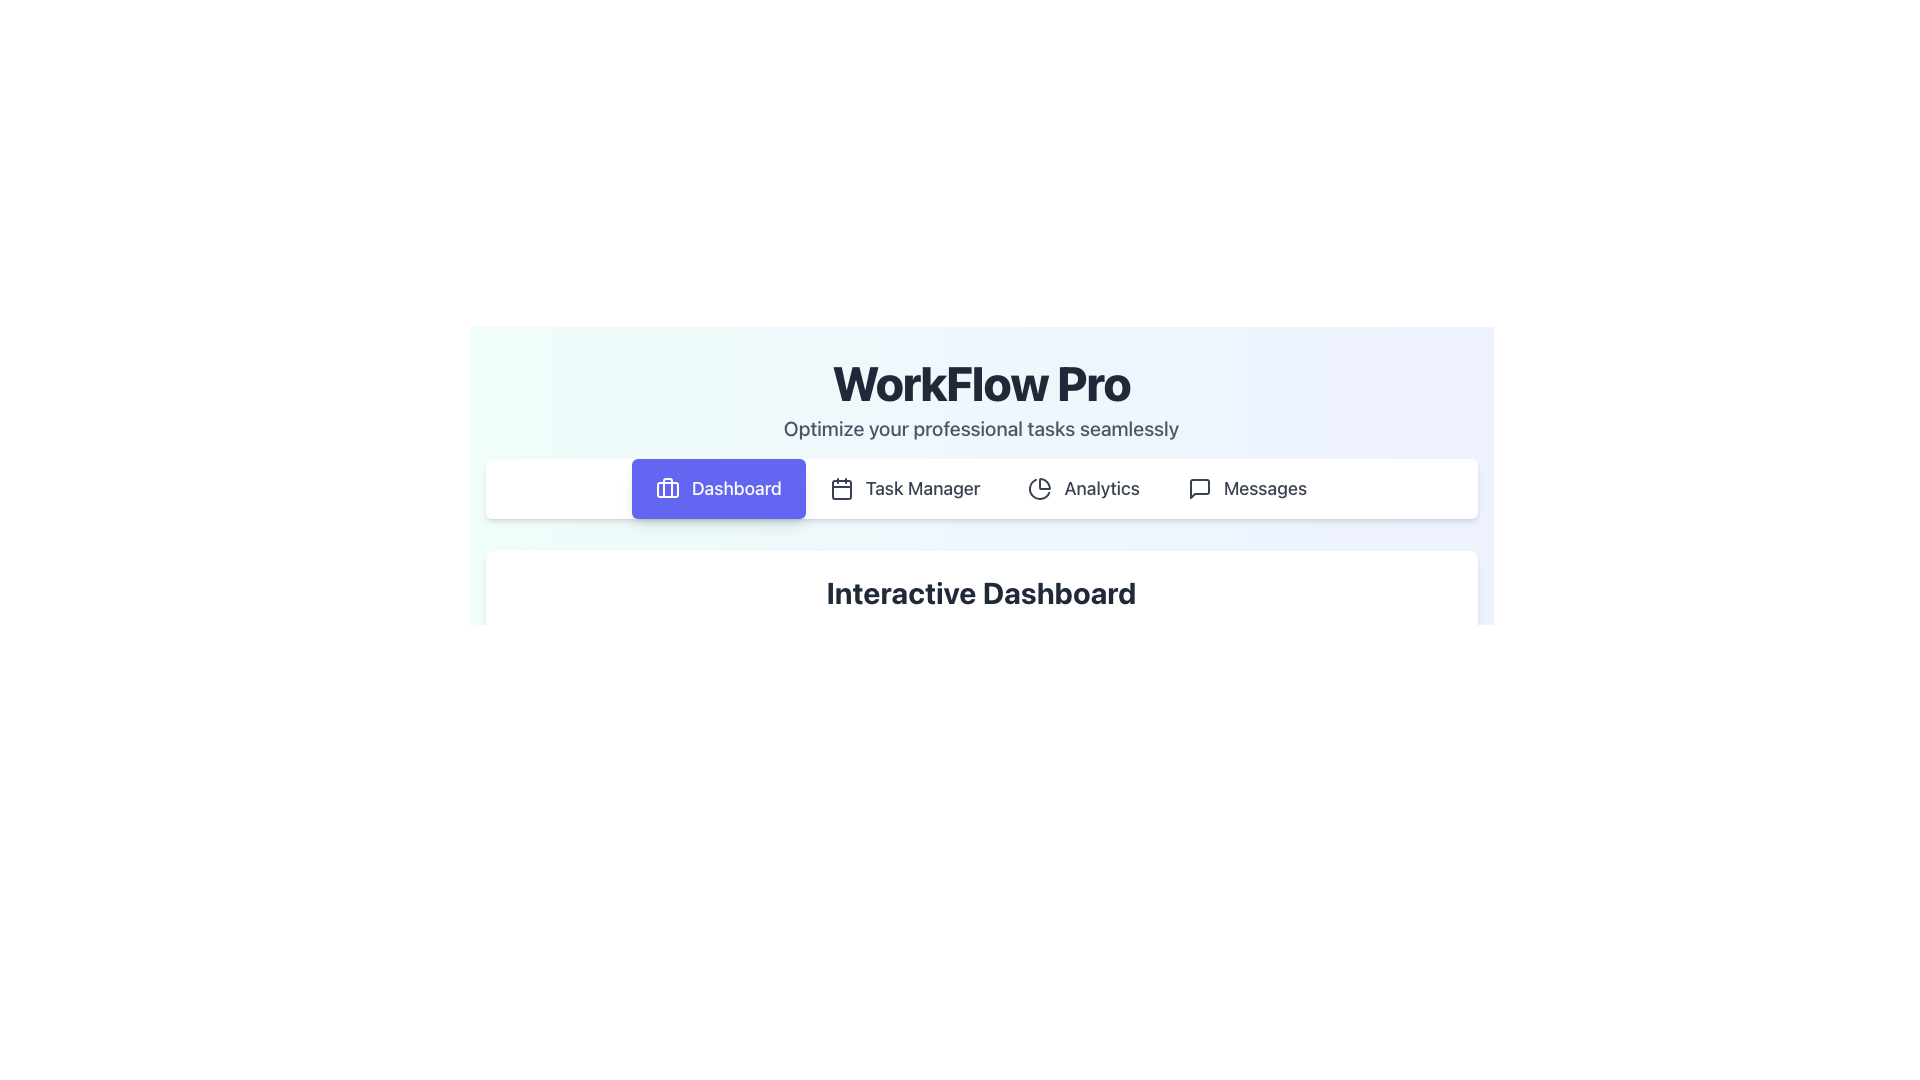  I want to click on the speech bubble icon located in the top navigation menu, which is styled with a dark hue and is to the left of the 'Messages' text label, so click(1199, 489).